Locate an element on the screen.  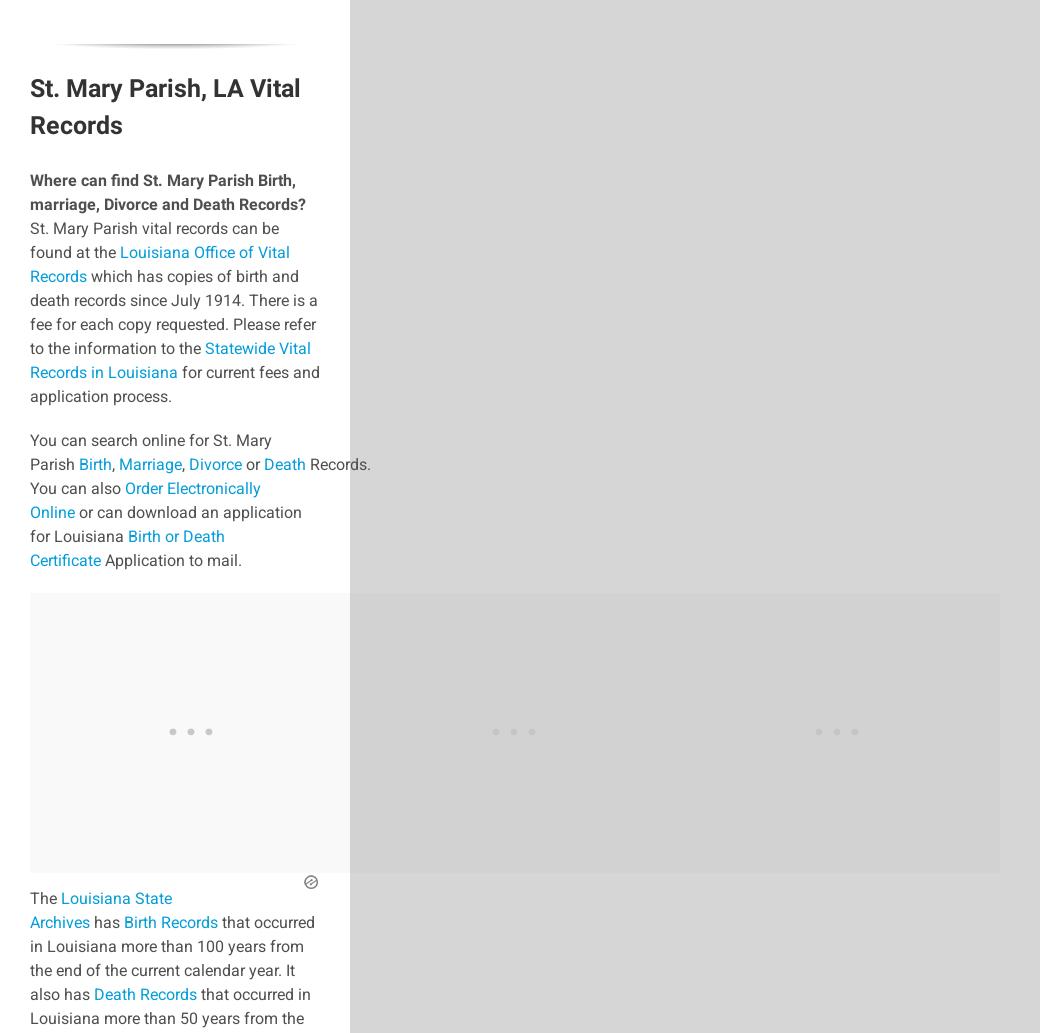
'Death Records' is located at coordinates (145, 993).